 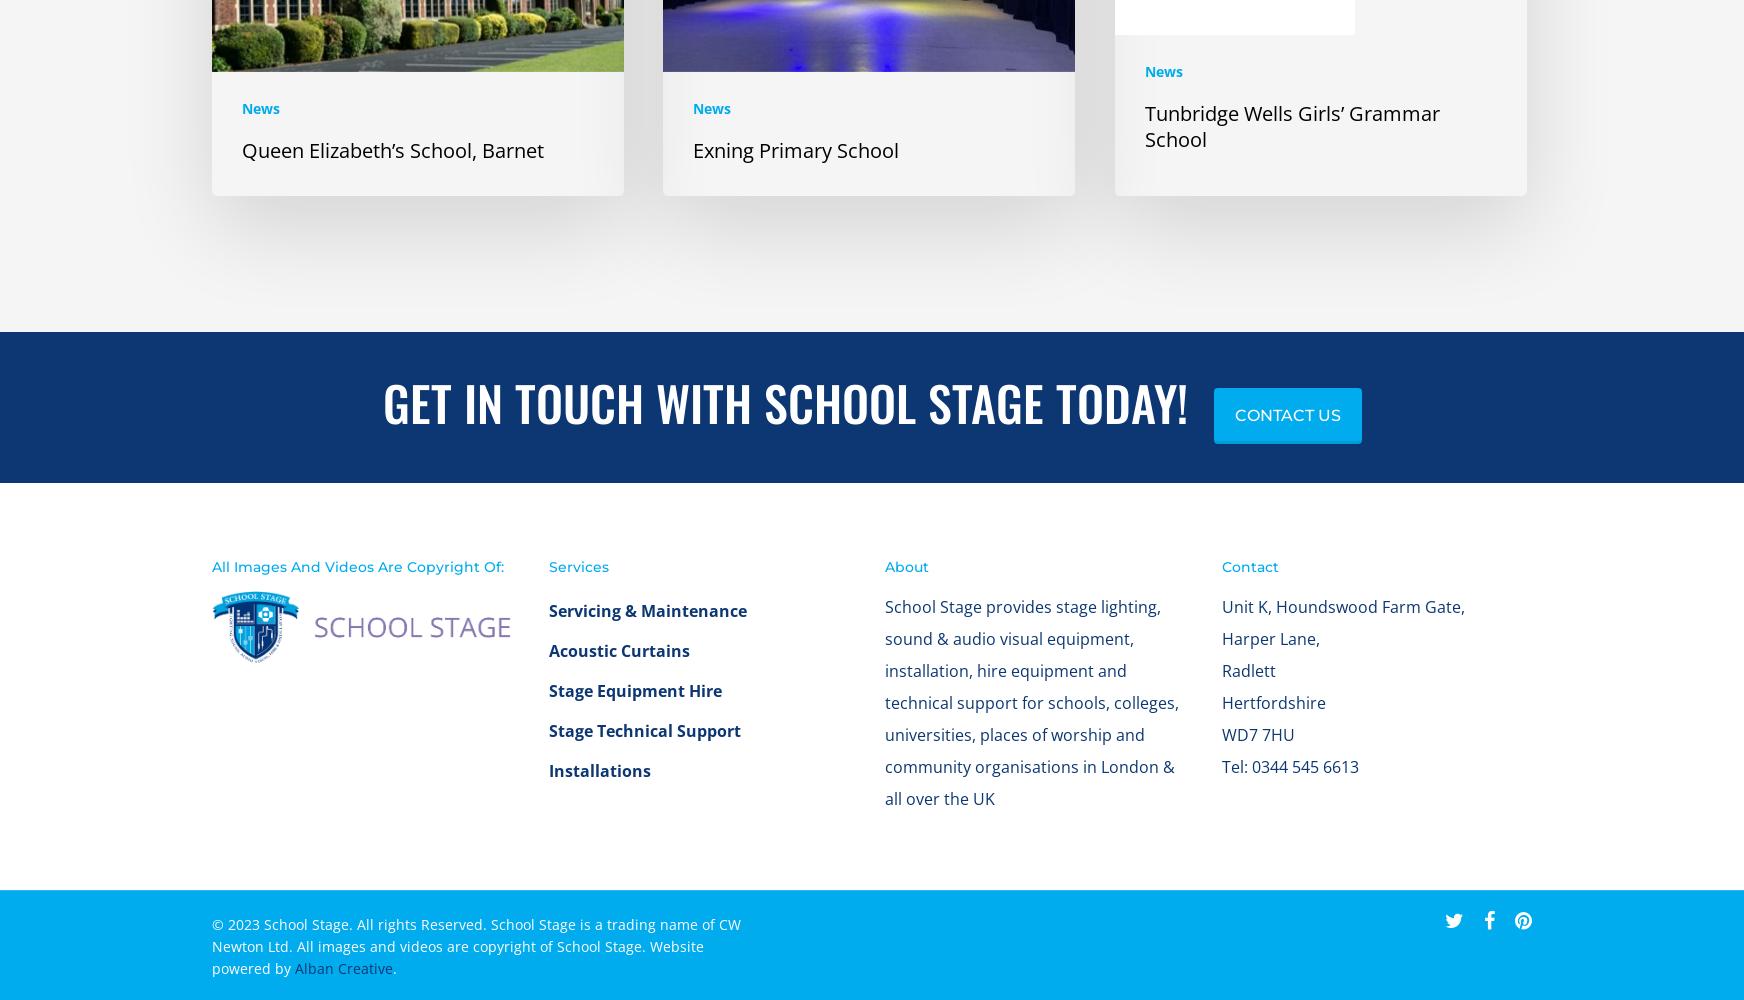 I want to click on 'Hertfordshire', so click(x=1272, y=721).